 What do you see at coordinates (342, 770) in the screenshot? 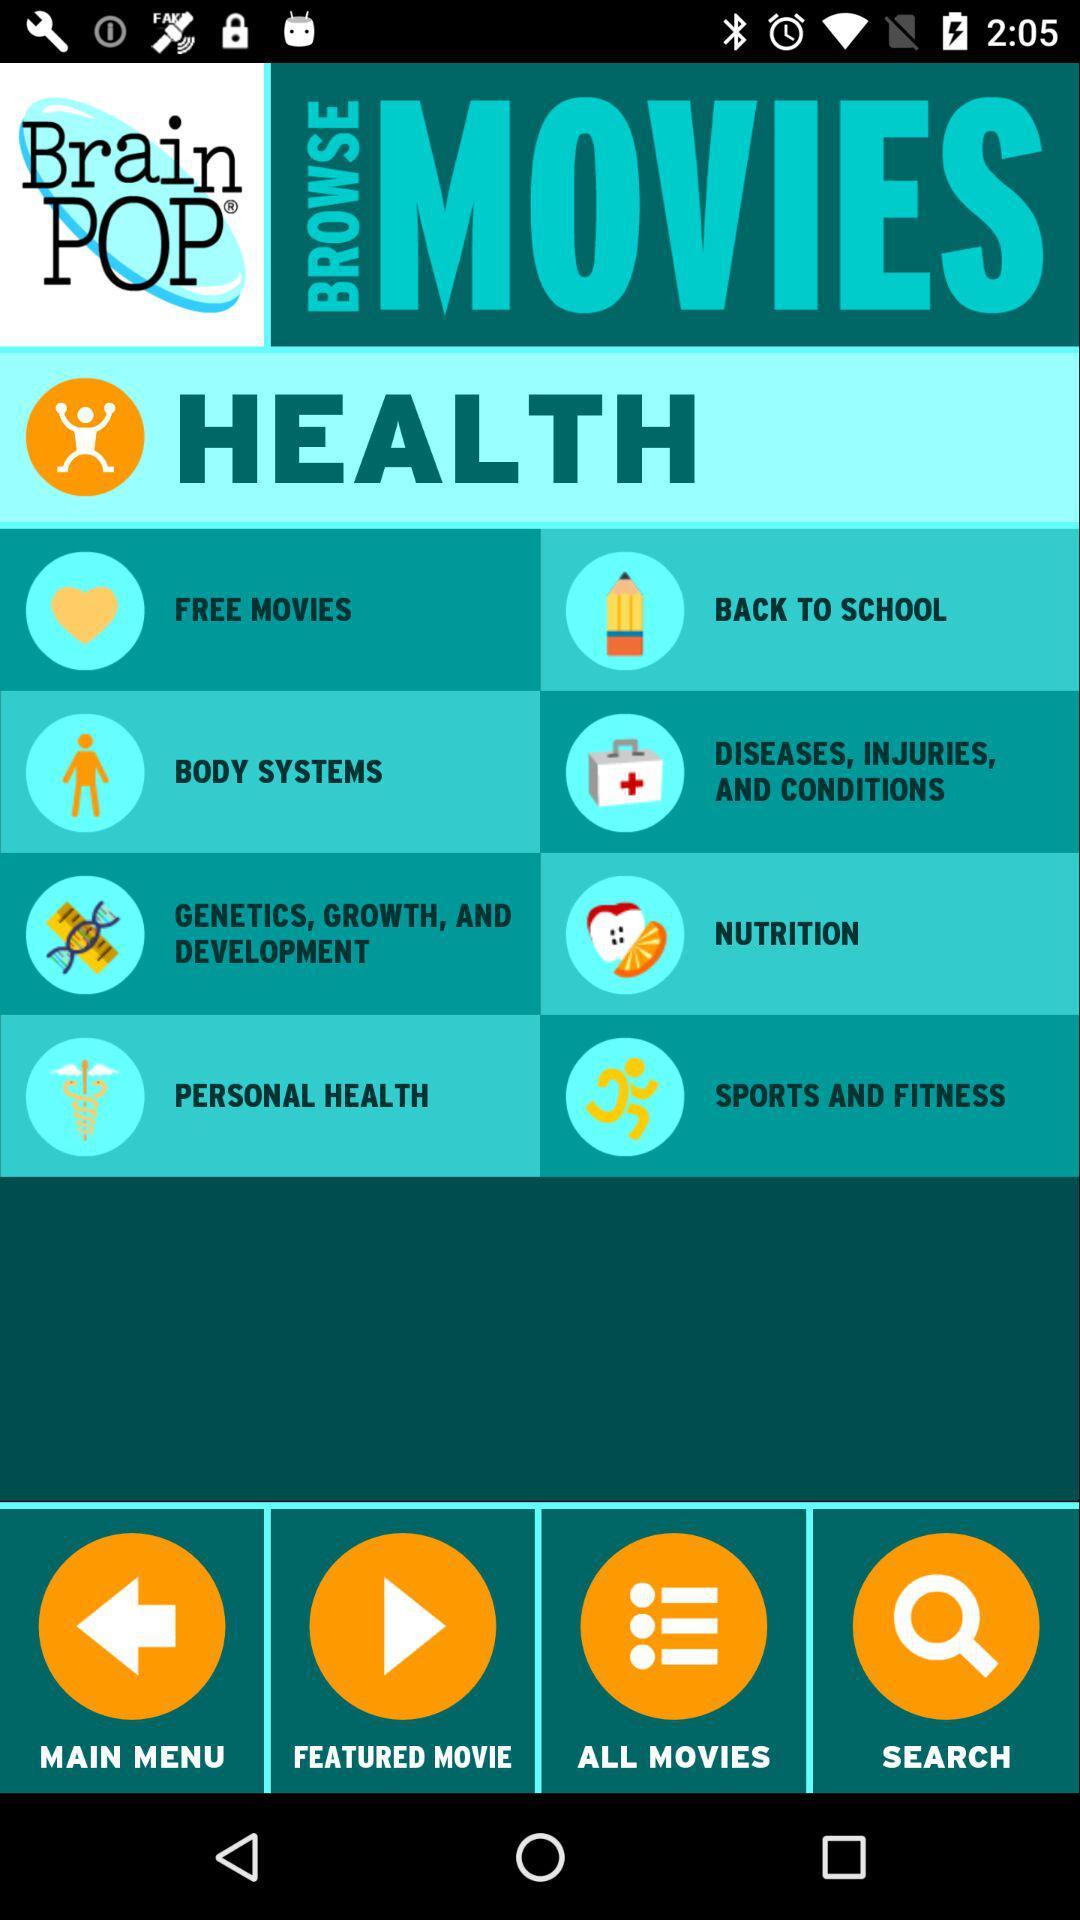
I see `the body systems icon` at bounding box center [342, 770].